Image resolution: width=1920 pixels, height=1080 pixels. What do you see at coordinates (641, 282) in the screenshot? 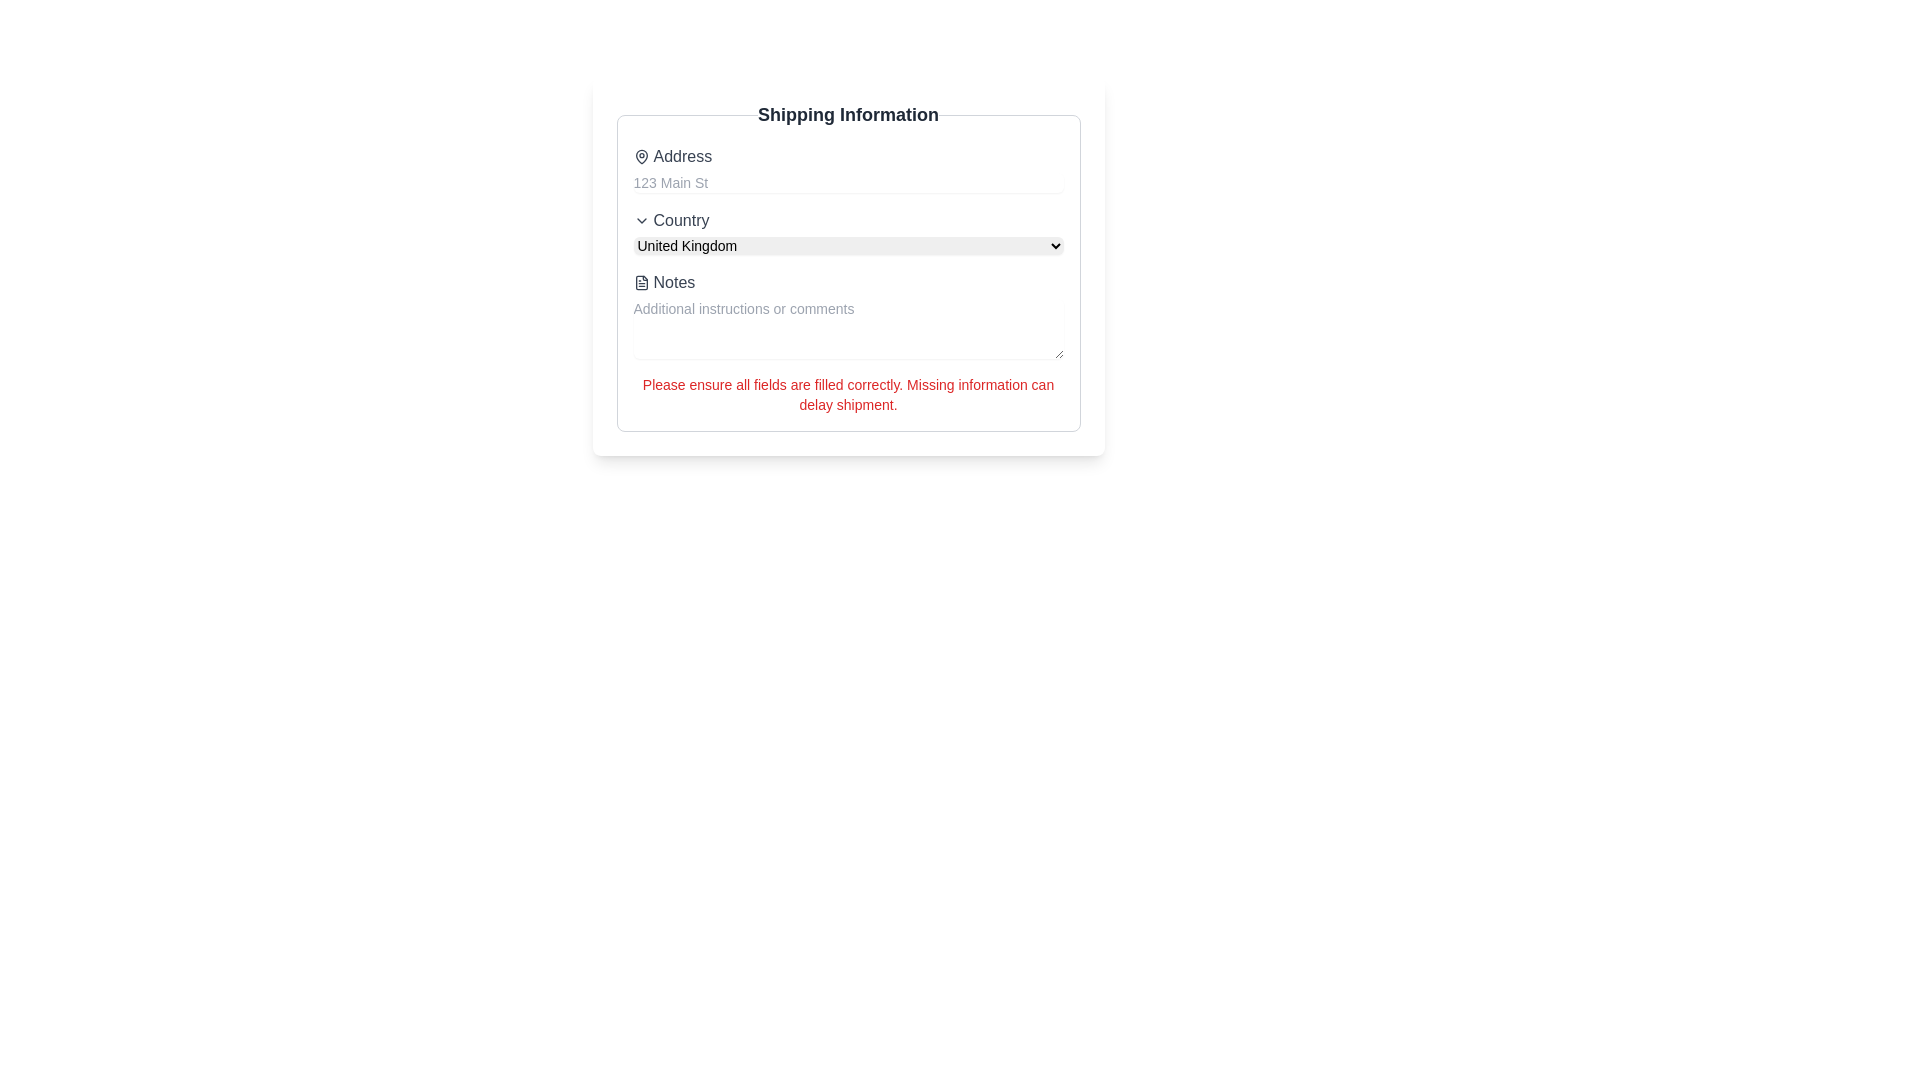
I see `the visual indicator icon representing a note, located at the top left of the 'Notes' label` at bounding box center [641, 282].